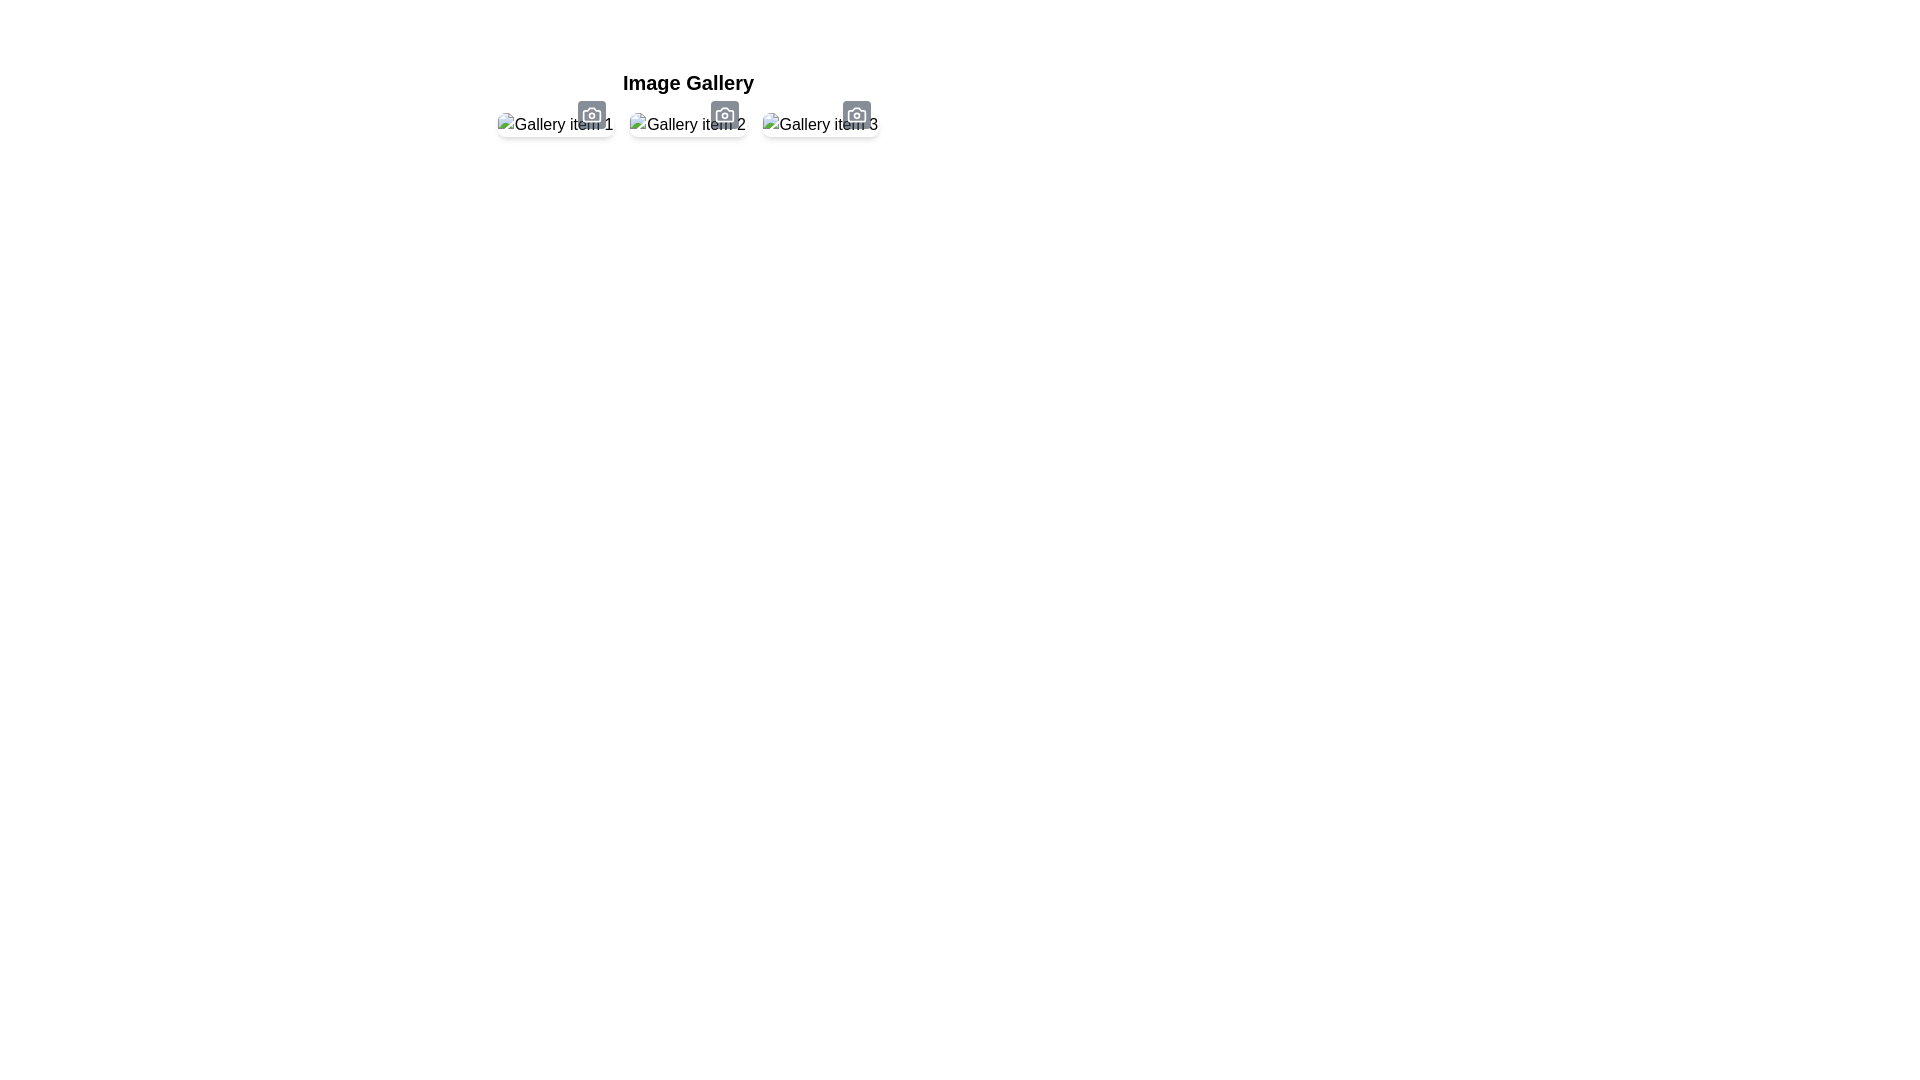 Image resolution: width=1920 pixels, height=1080 pixels. I want to click on the button located at the bottom-right corner of the first image in the gallery, so click(591, 115).